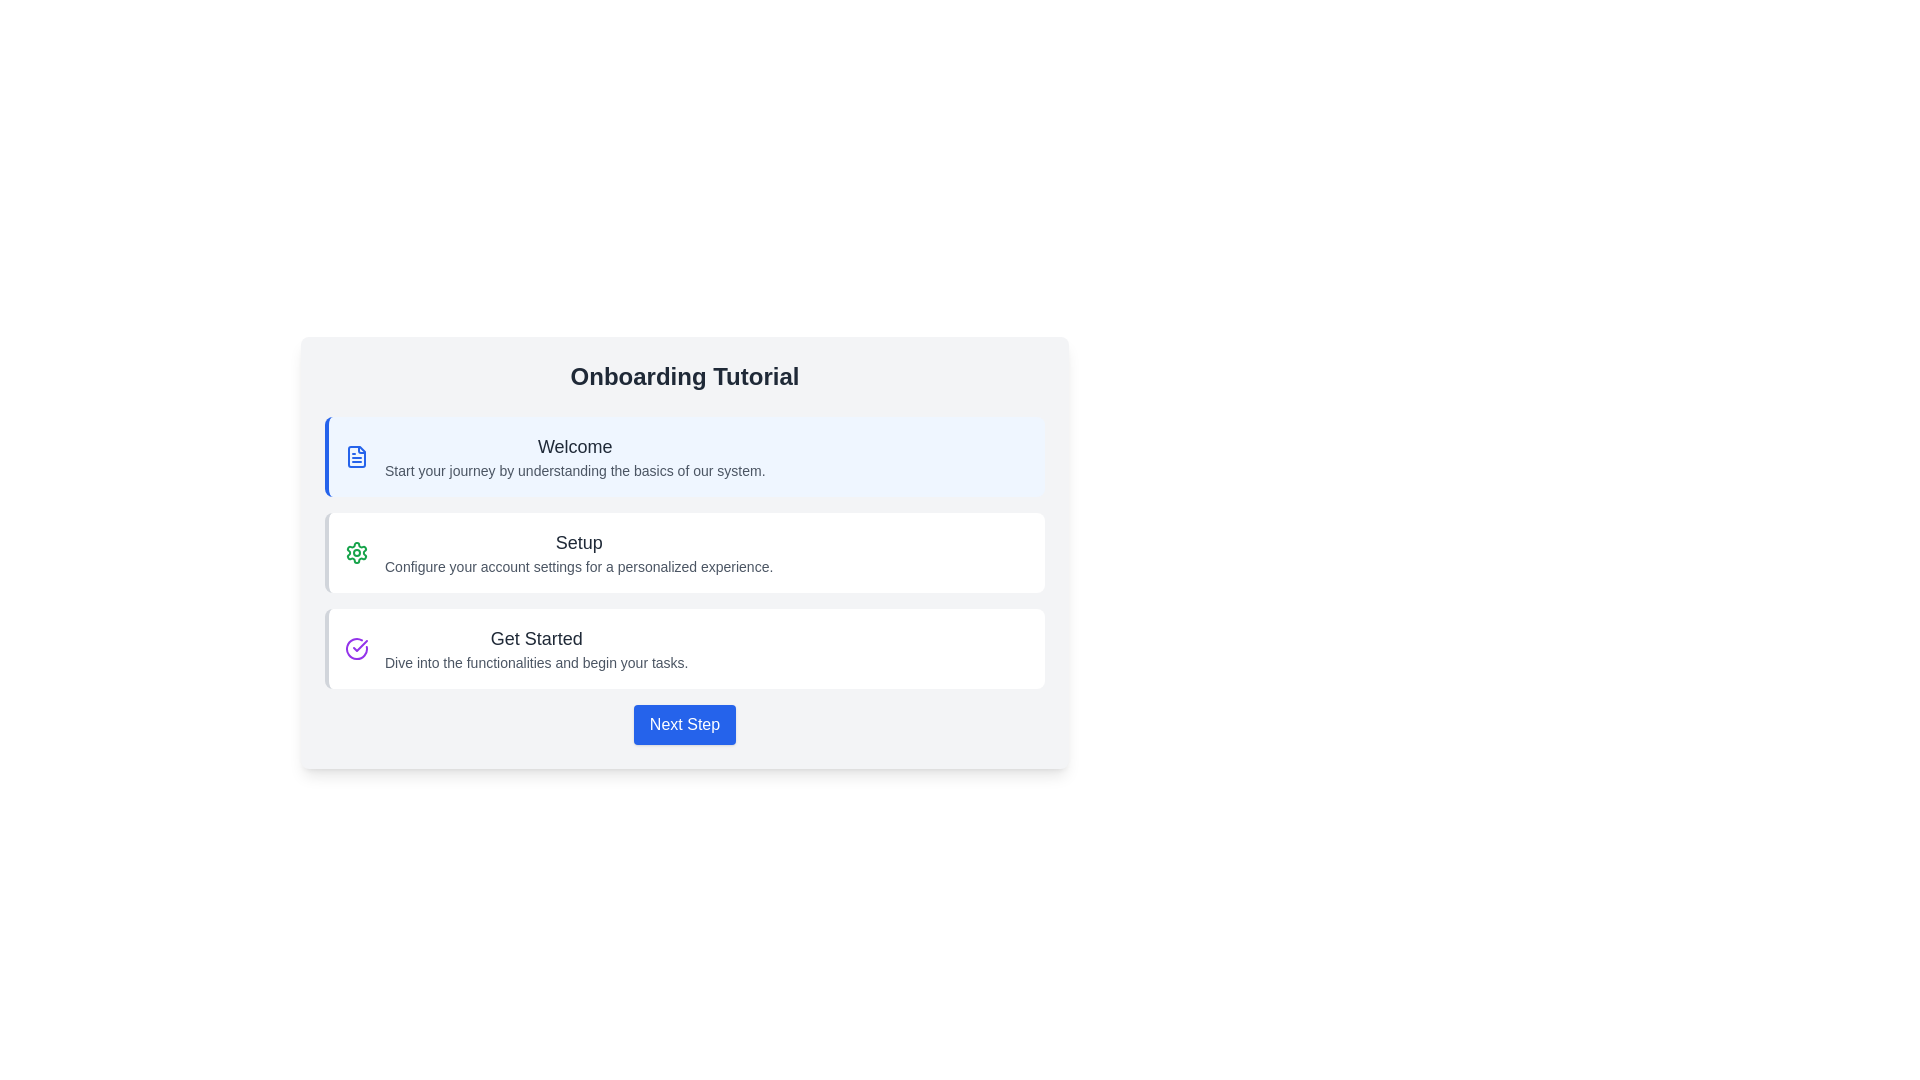 Image resolution: width=1920 pixels, height=1080 pixels. Describe the element at coordinates (356, 552) in the screenshot. I see `the center of the gear-shaped settings icon, which is located at the top right of the interface` at that location.